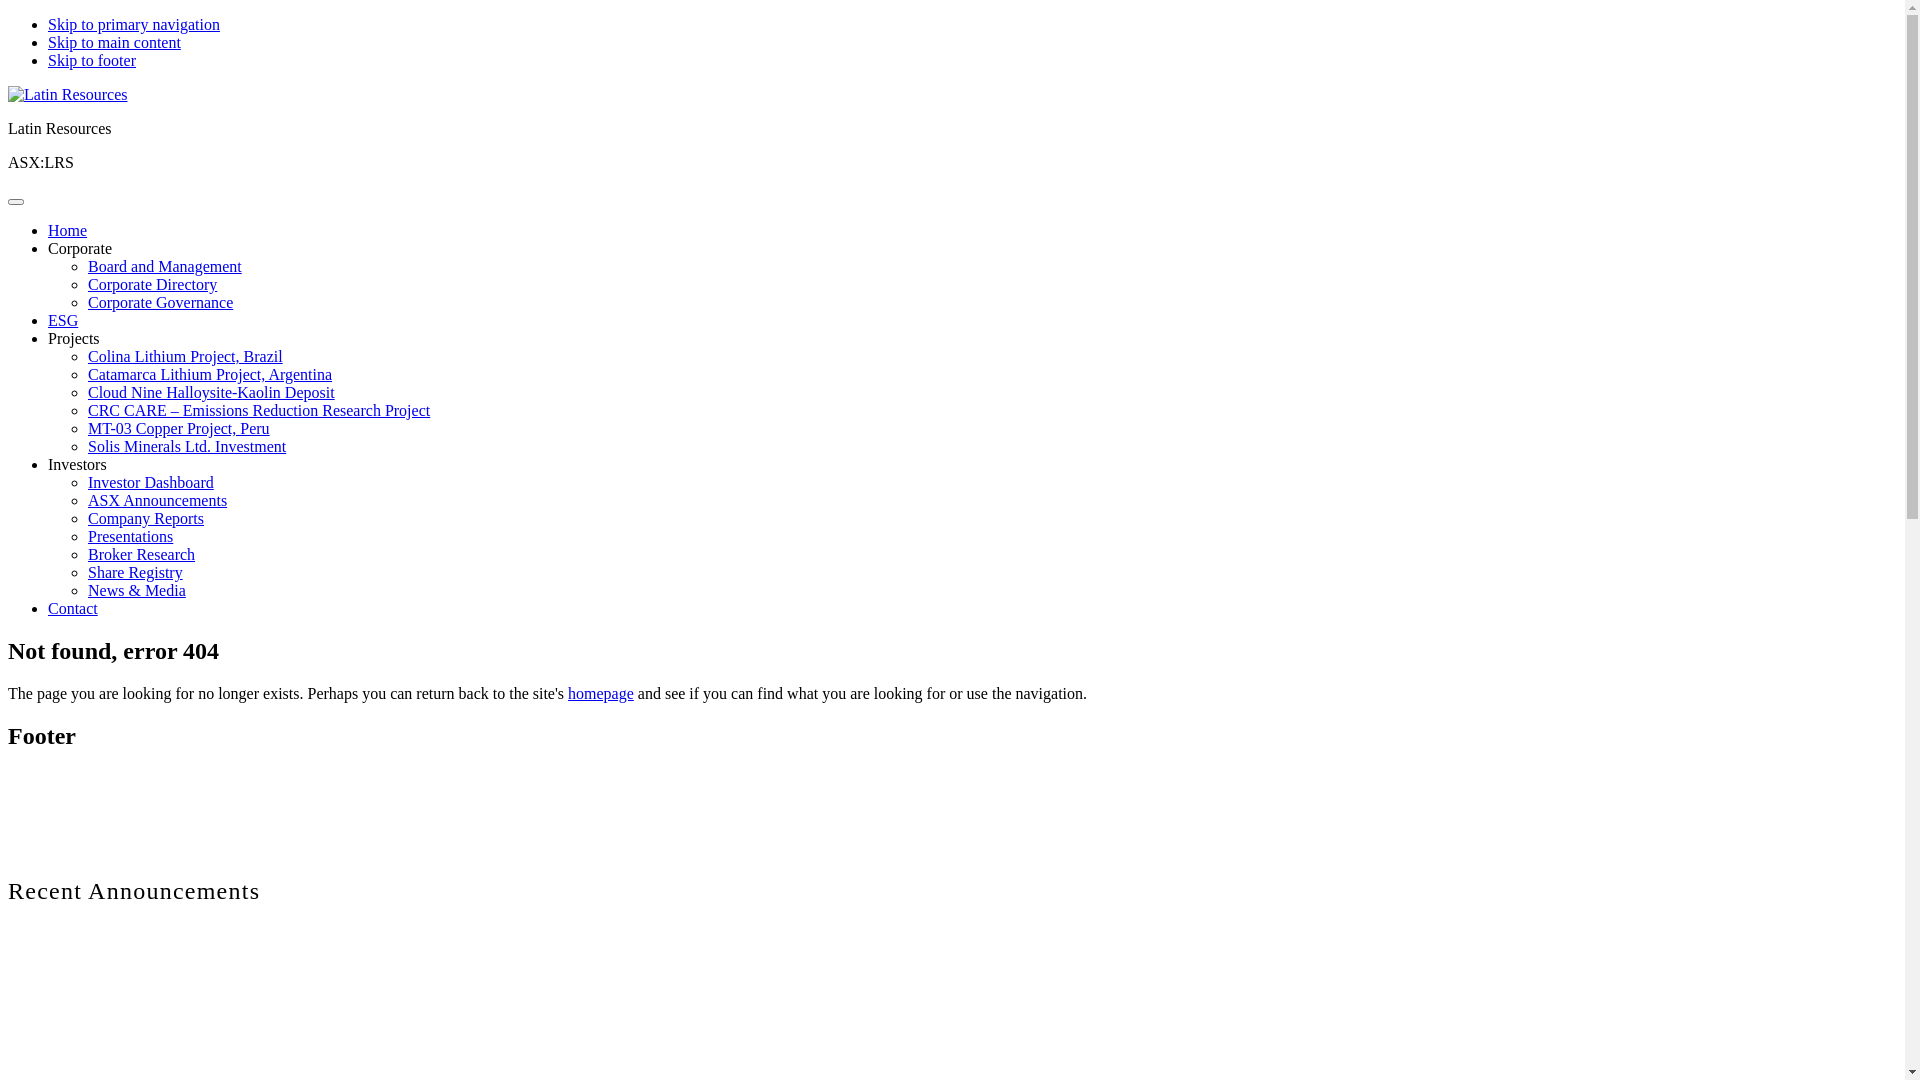 The image size is (1920, 1080). What do you see at coordinates (73, 337) in the screenshot?
I see `'Projects'` at bounding box center [73, 337].